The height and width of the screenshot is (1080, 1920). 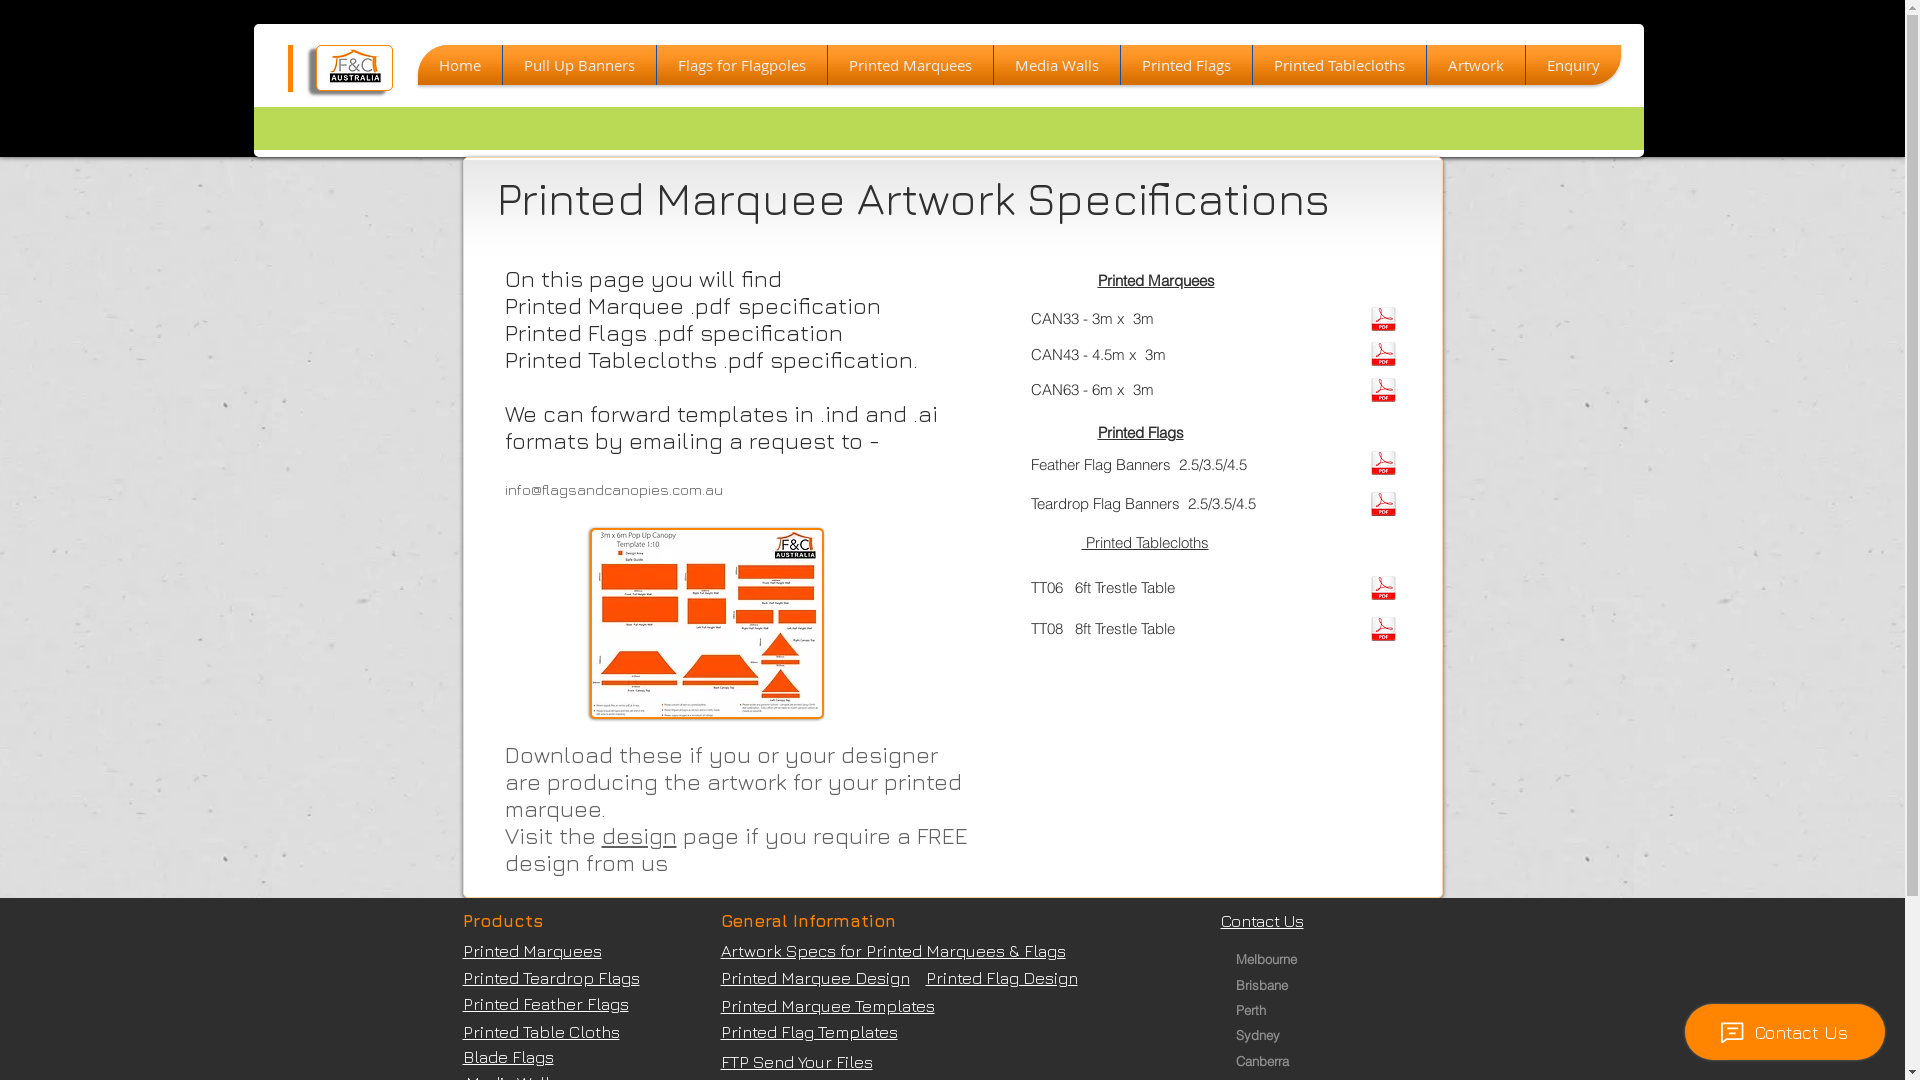 I want to click on 'Printed Flag Templates', so click(x=808, y=1032).